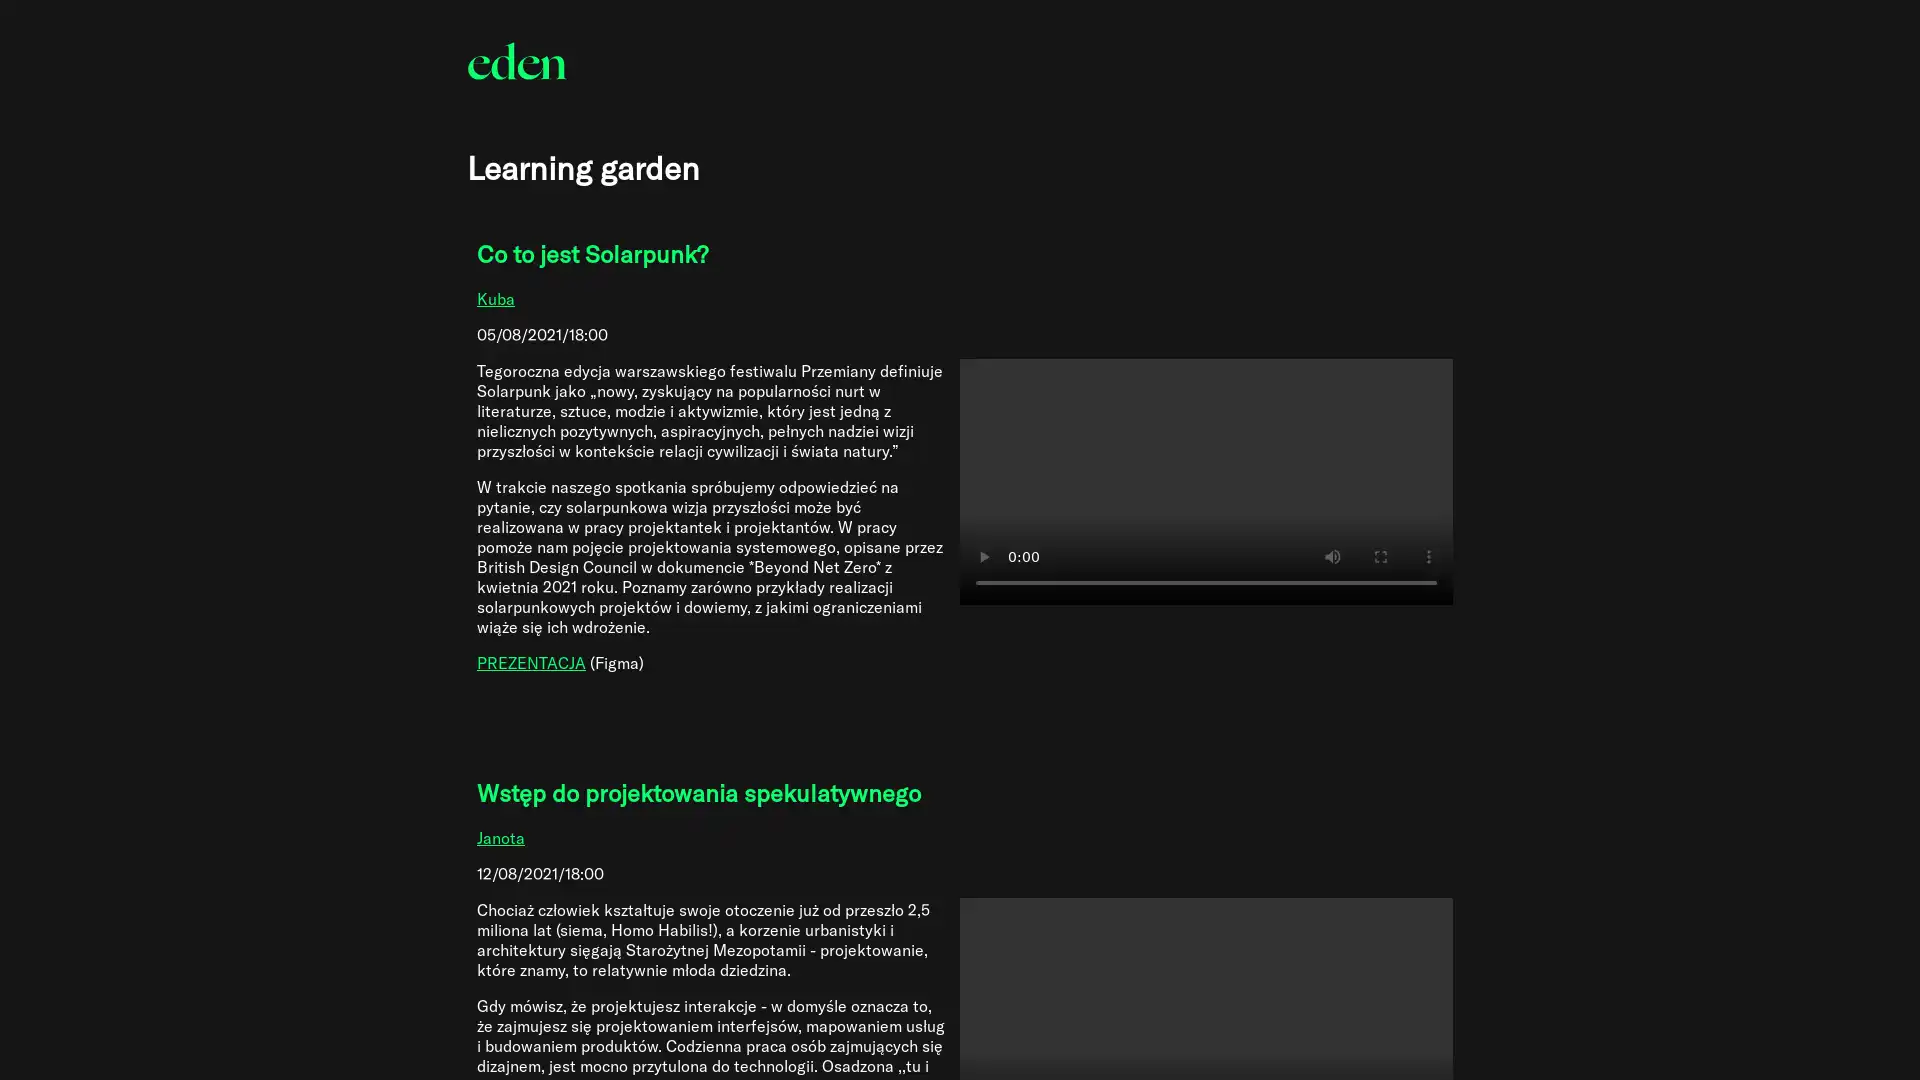  I want to click on enter full screen, so click(1379, 556).